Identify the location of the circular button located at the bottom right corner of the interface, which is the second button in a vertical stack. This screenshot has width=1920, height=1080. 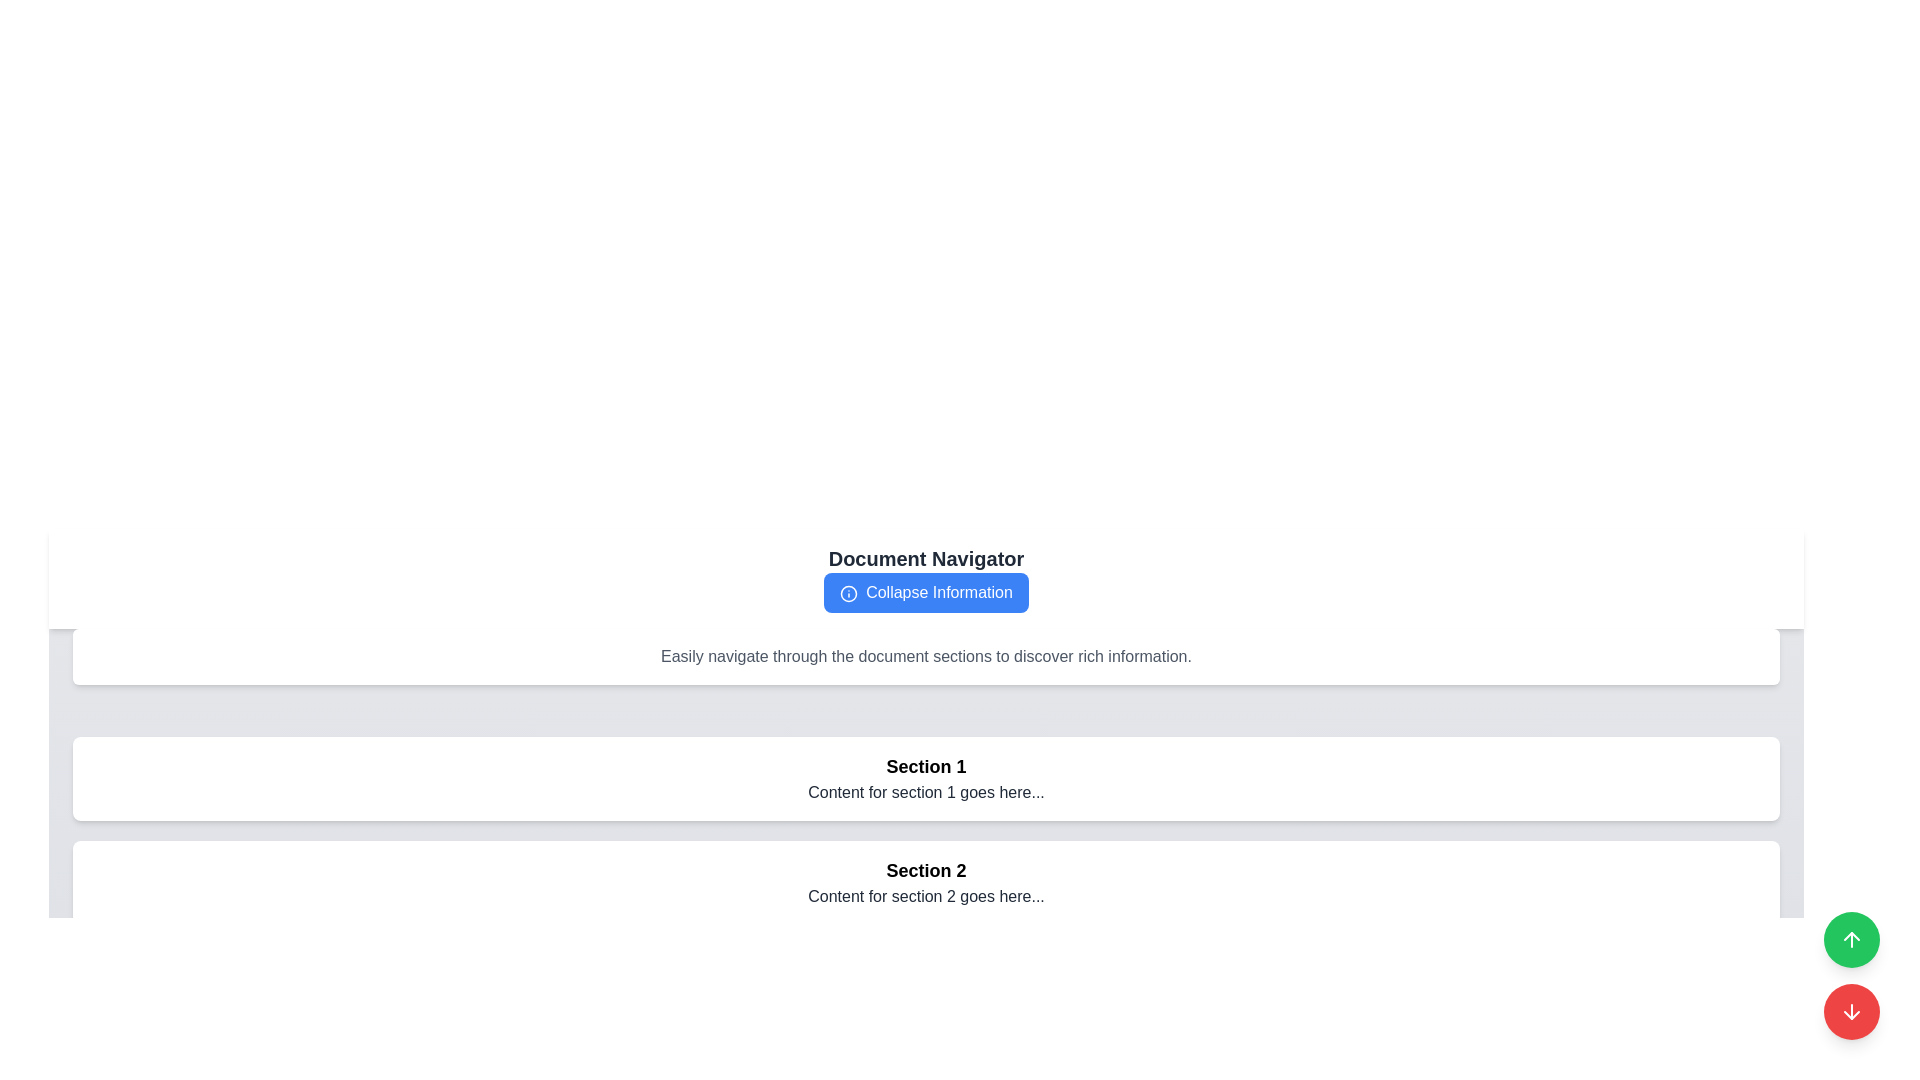
(1851, 1011).